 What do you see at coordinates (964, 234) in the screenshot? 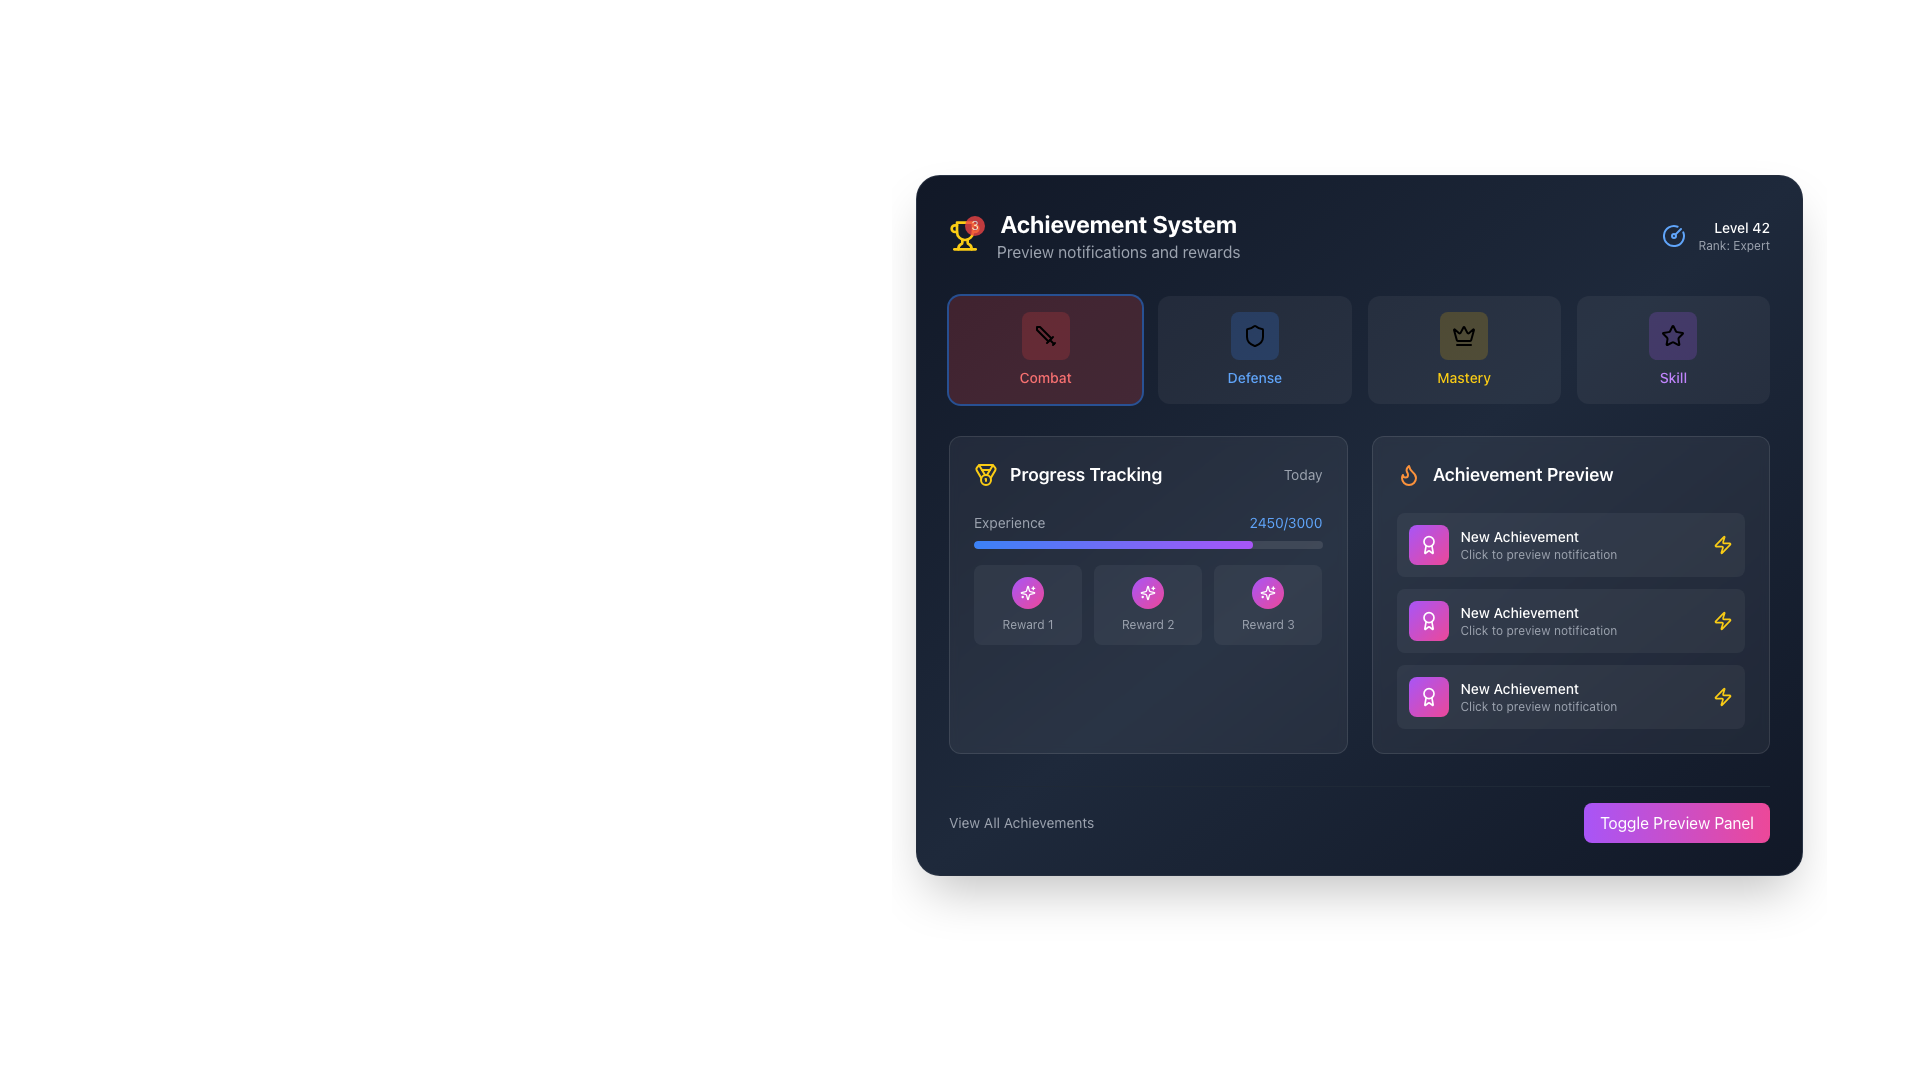
I see `the Notification badge located in the top-left corner of the interface, adjacent to the title 'Achievement System'` at bounding box center [964, 234].